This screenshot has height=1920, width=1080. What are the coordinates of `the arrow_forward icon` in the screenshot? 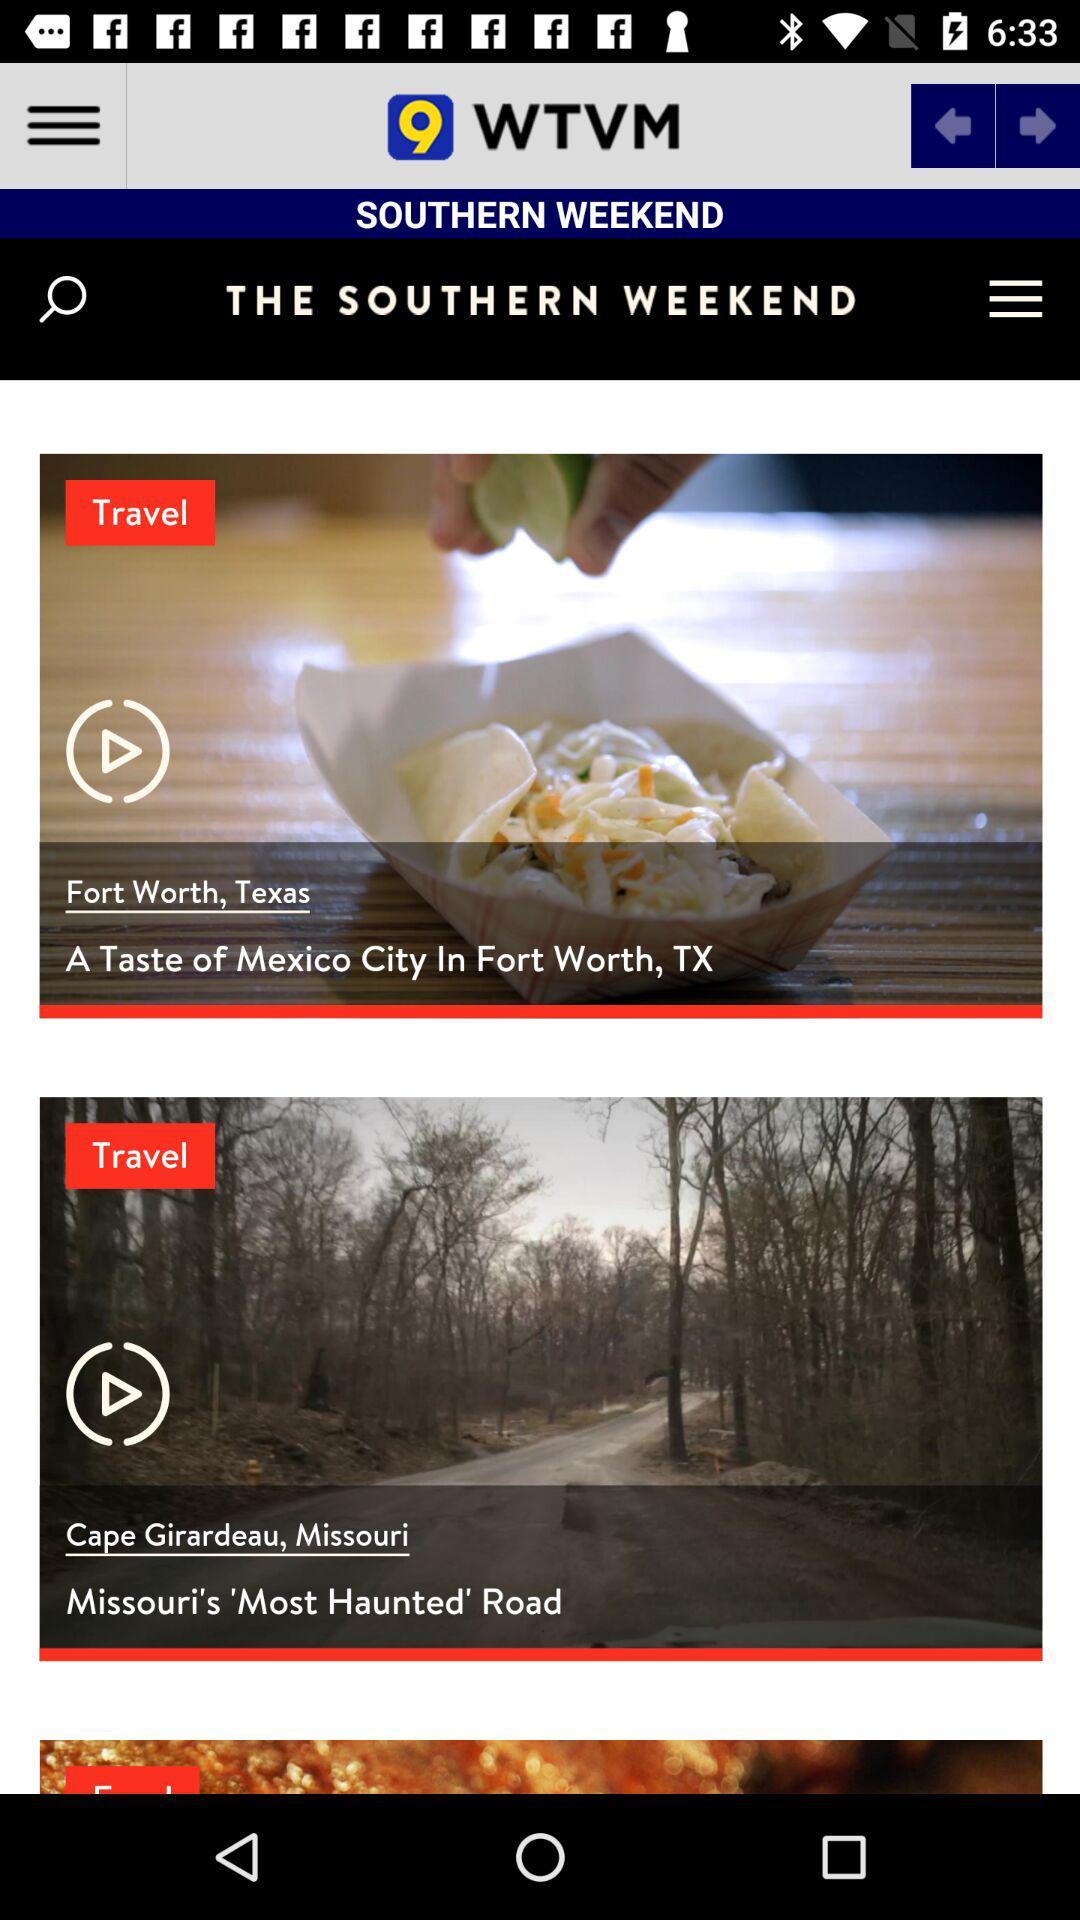 It's located at (1036, 124).